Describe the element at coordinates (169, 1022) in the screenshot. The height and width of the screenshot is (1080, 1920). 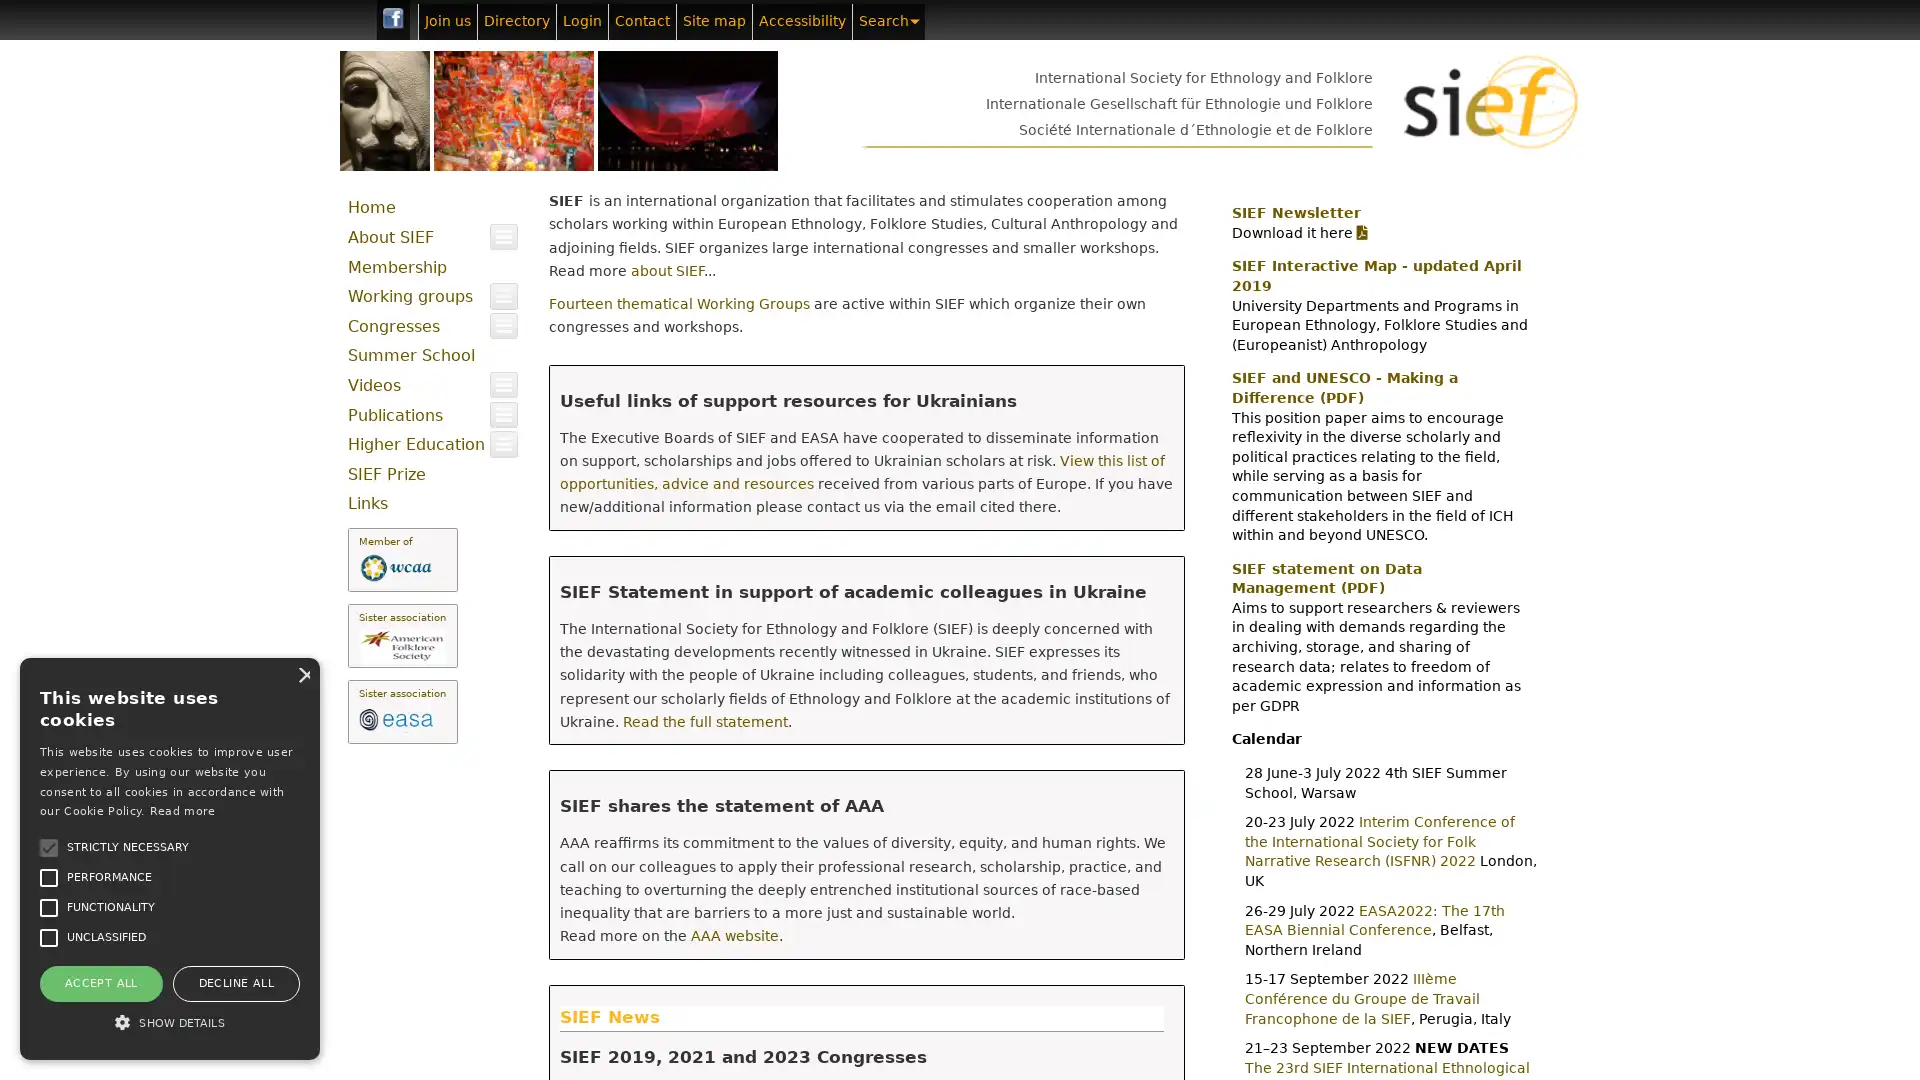
I see `SHOW DETAILS` at that location.